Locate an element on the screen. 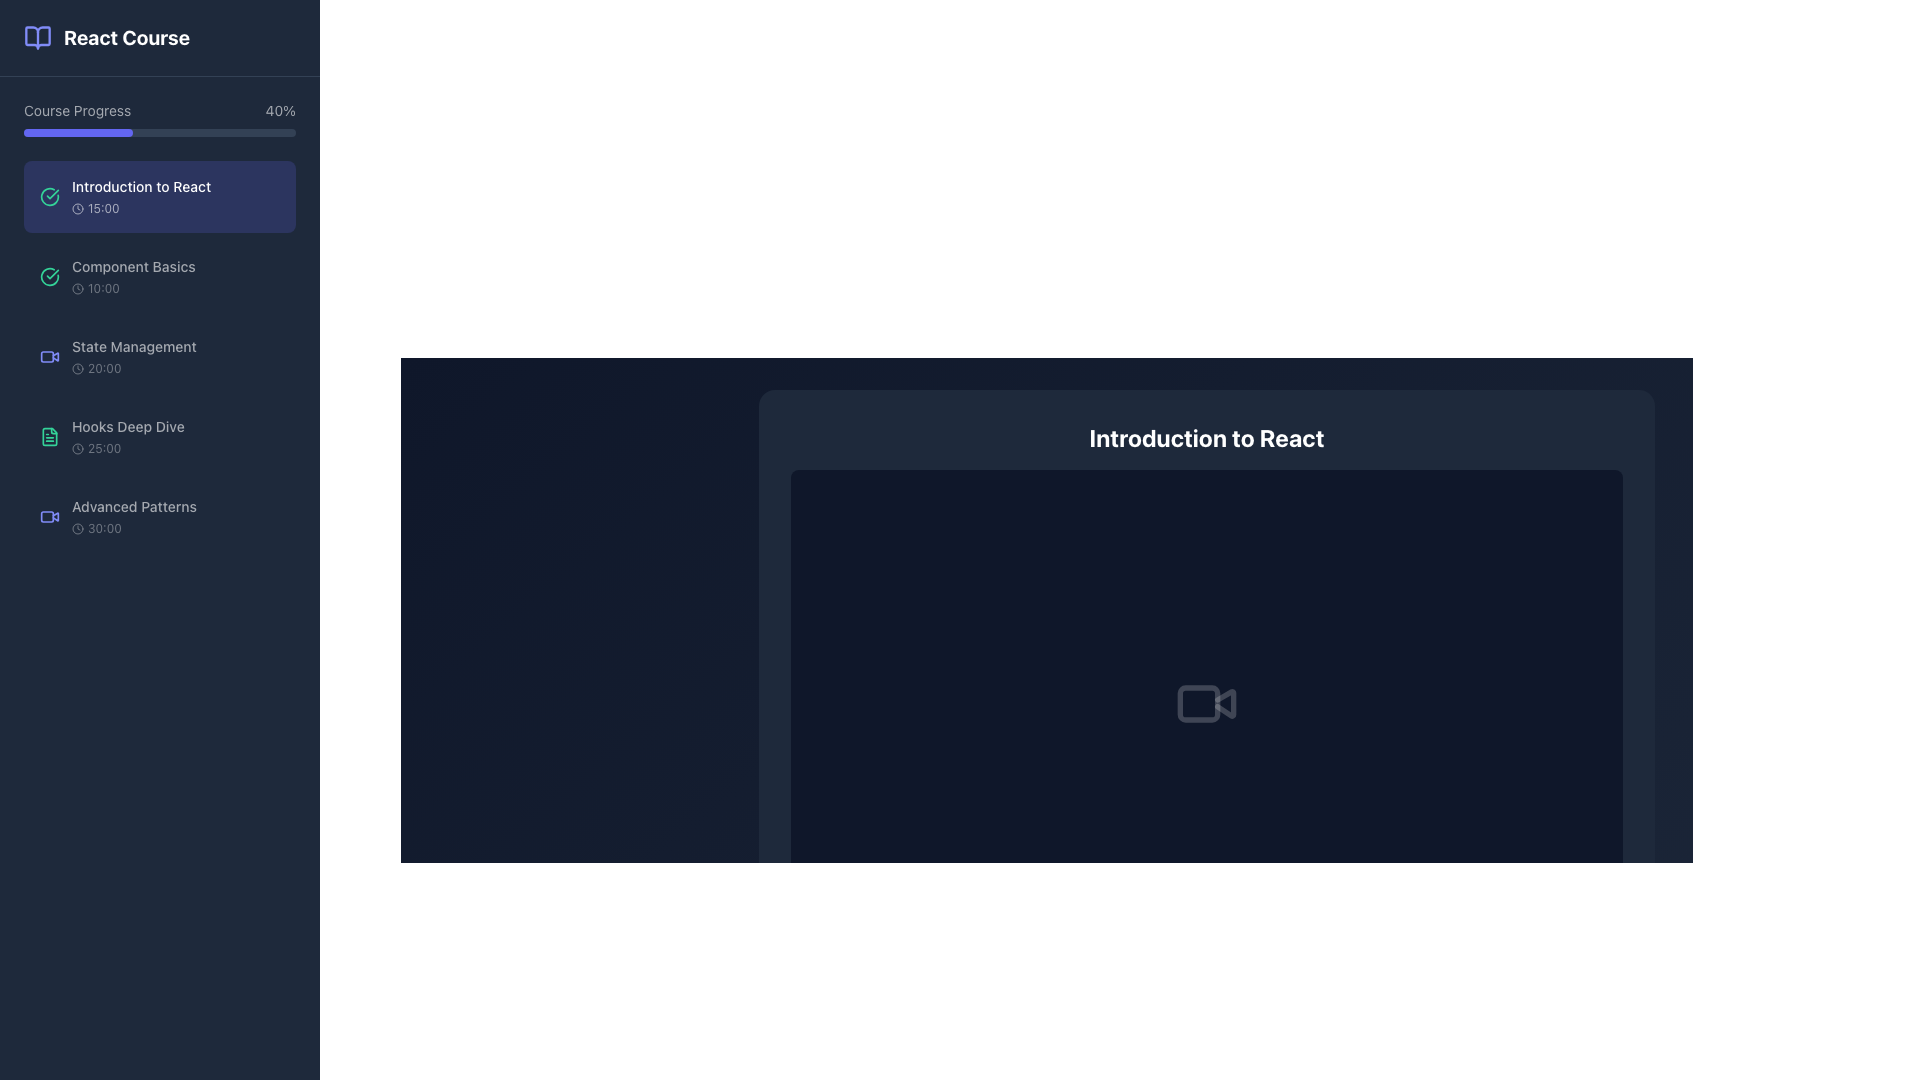 The height and width of the screenshot is (1080, 1920). the 'Advanced Patterns' lesson item in the left sidebar under 'React Course' is located at coordinates (176, 515).